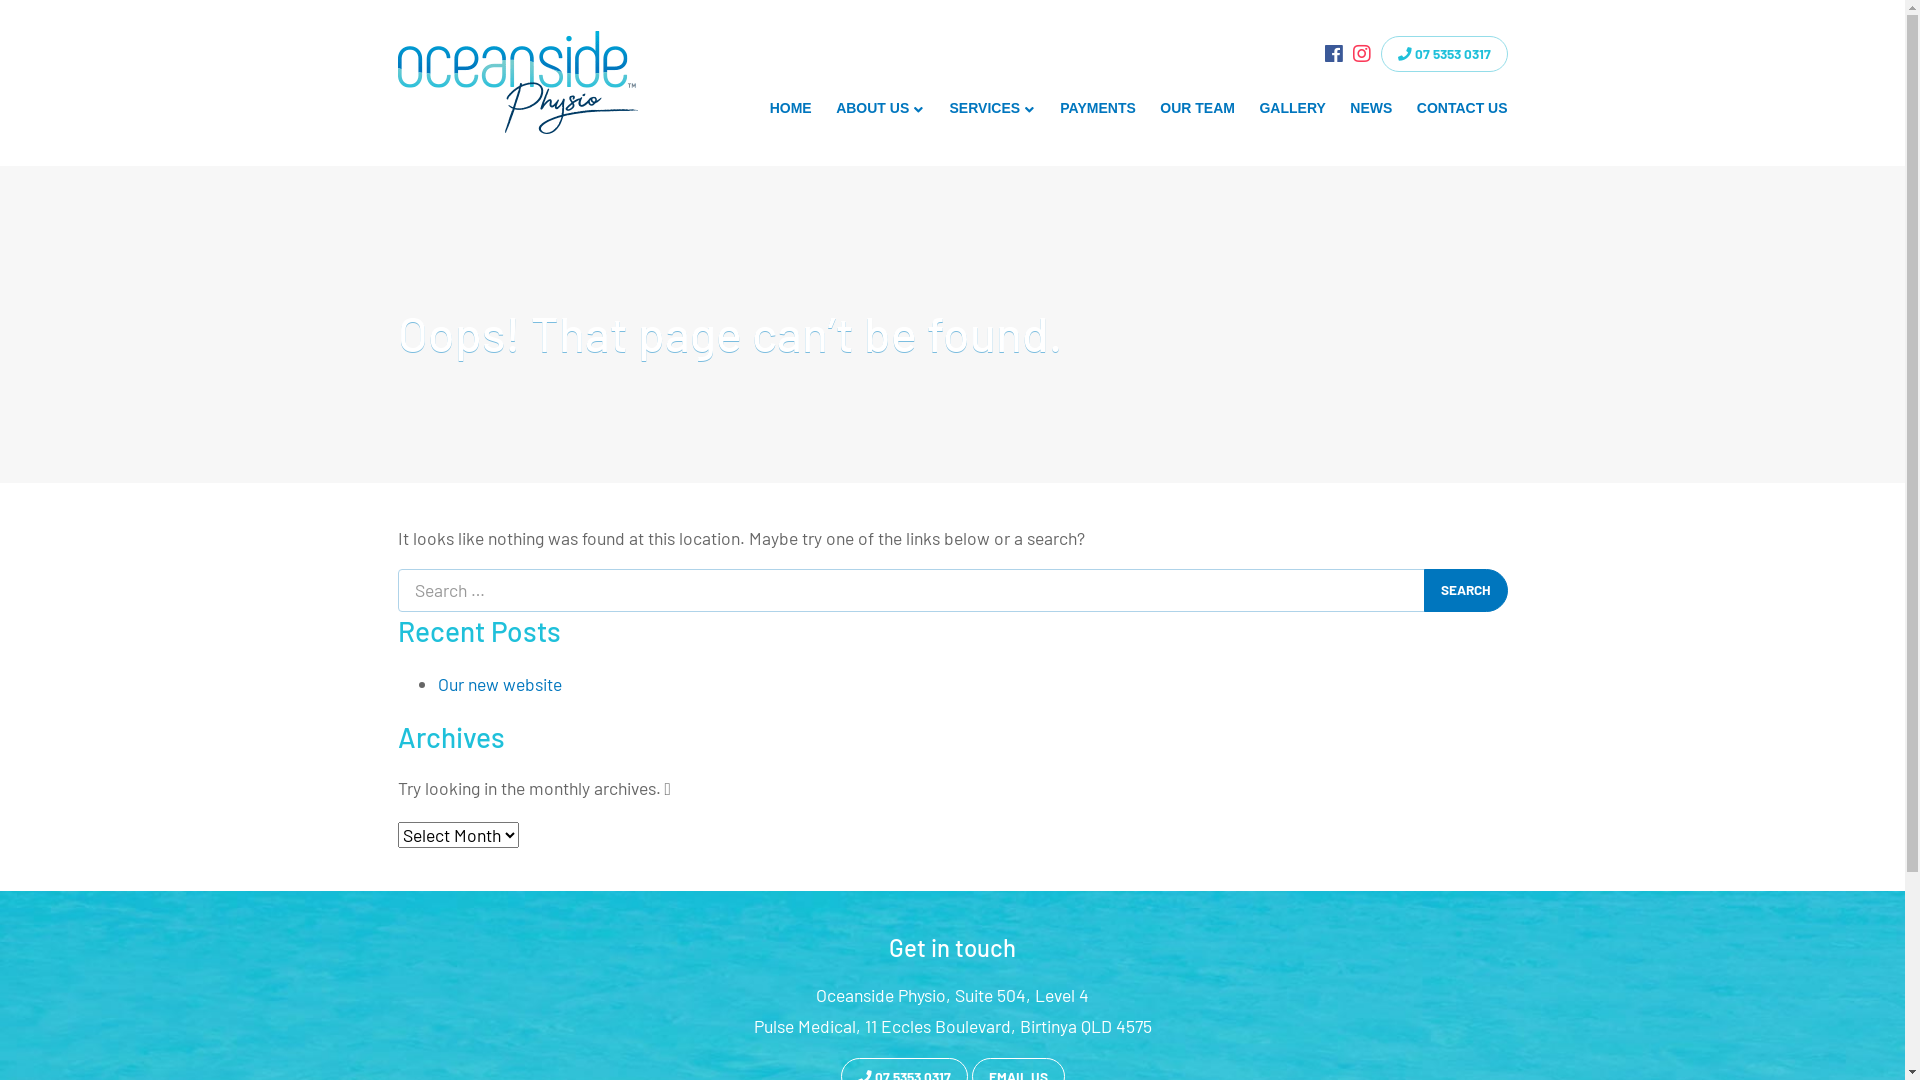  Describe the element at coordinates (1465, 589) in the screenshot. I see `'Search'` at that location.